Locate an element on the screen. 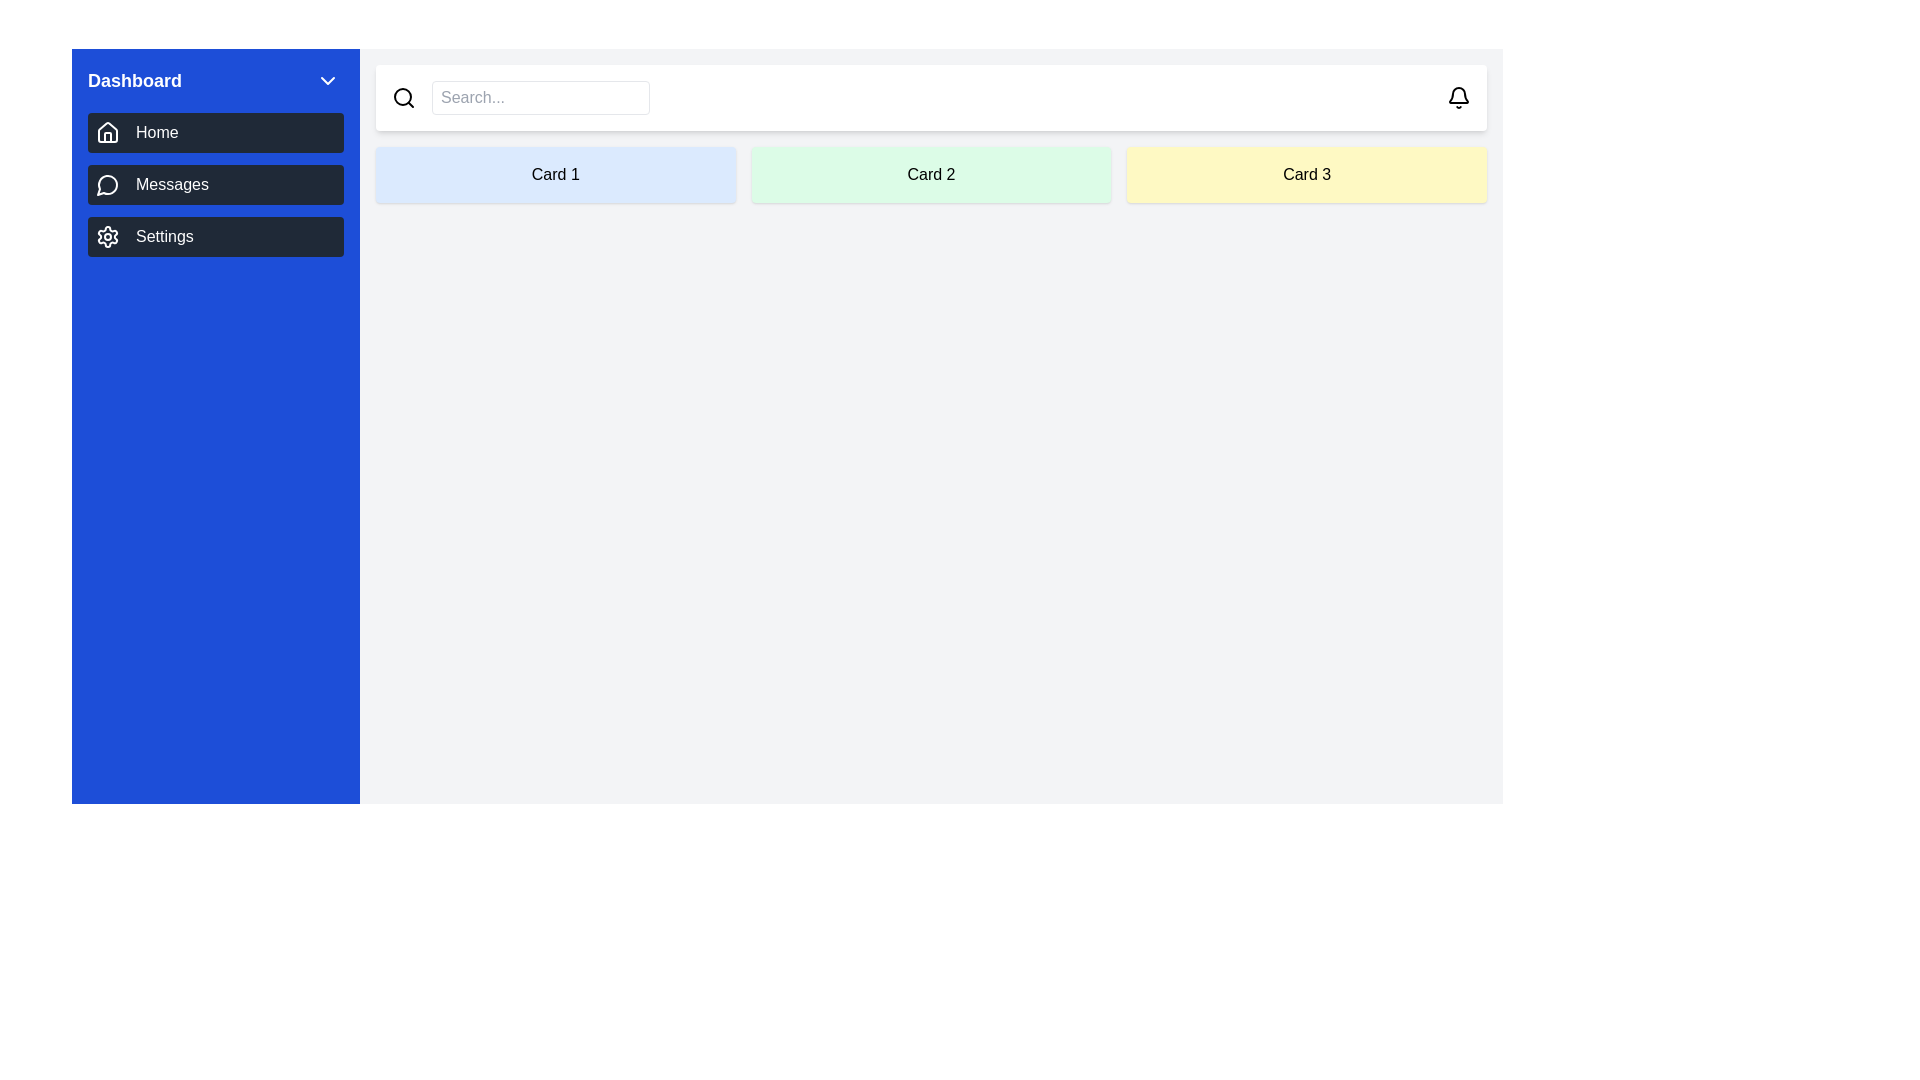  the text label that indicates the functionality related to messages, which is the second navigation button in the vertical list beneath the 'Dashboard' header is located at coordinates (172, 185).